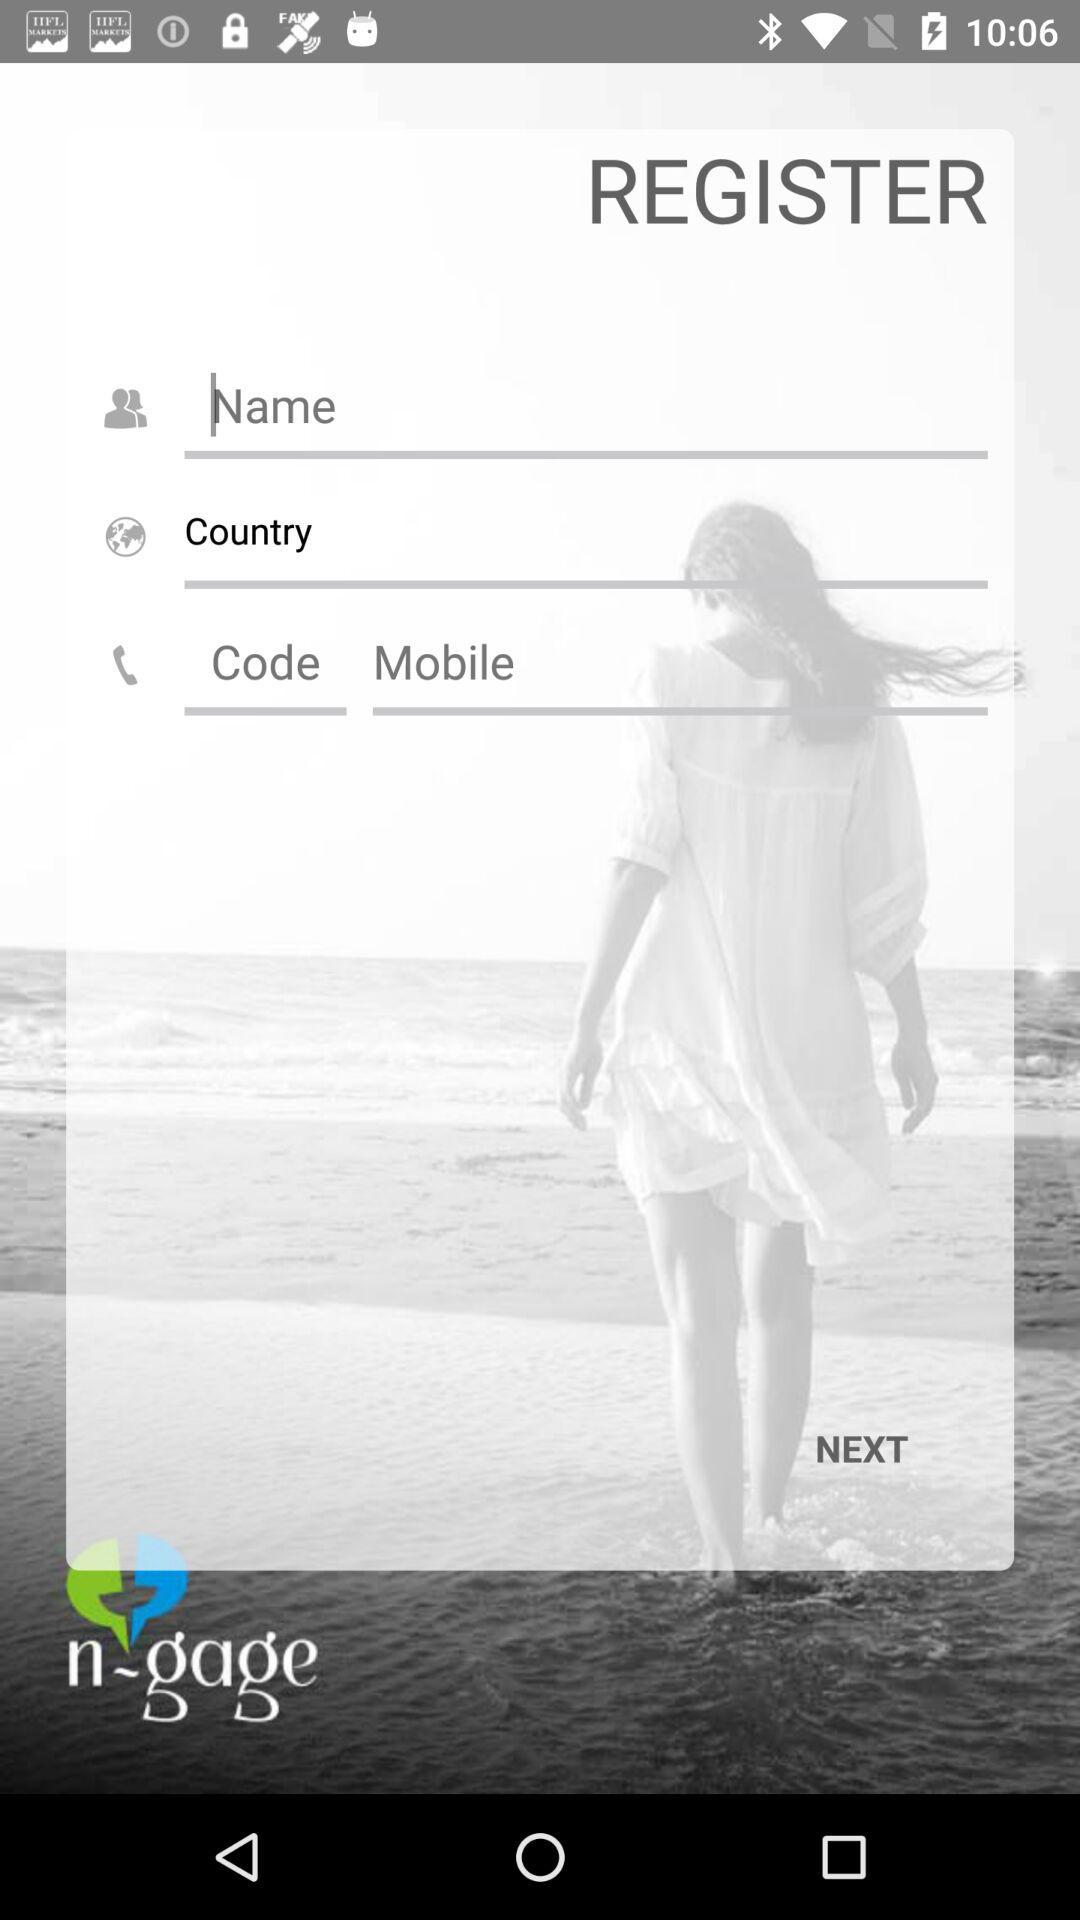 The image size is (1080, 1920). What do you see at coordinates (585, 403) in the screenshot?
I see `name box` at bounding box center [585, 403].